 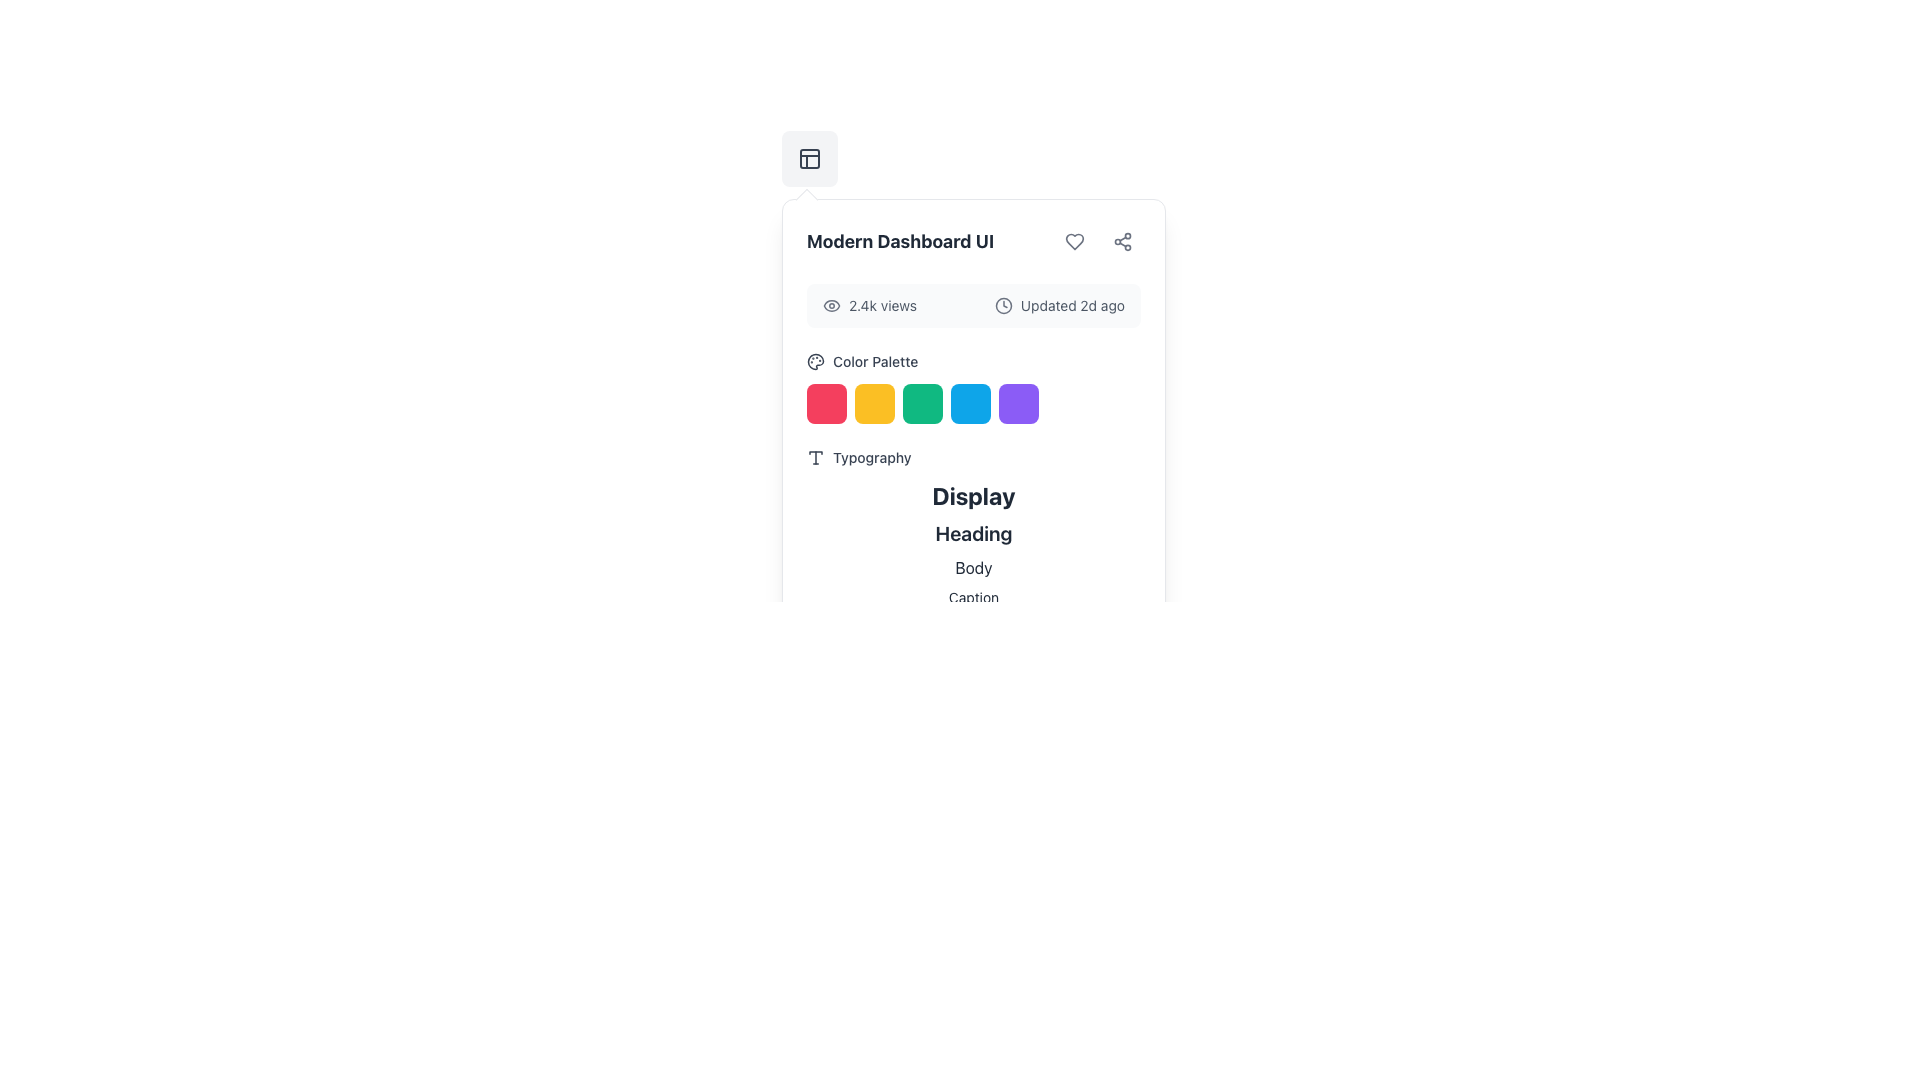 What do you see at coordinates (974, 532) in the screenshot?
I see `the second text label in the typography section under 'DisplayHeadingBodyCaption' to change its text color to blue` at bounding box center [974, 532].